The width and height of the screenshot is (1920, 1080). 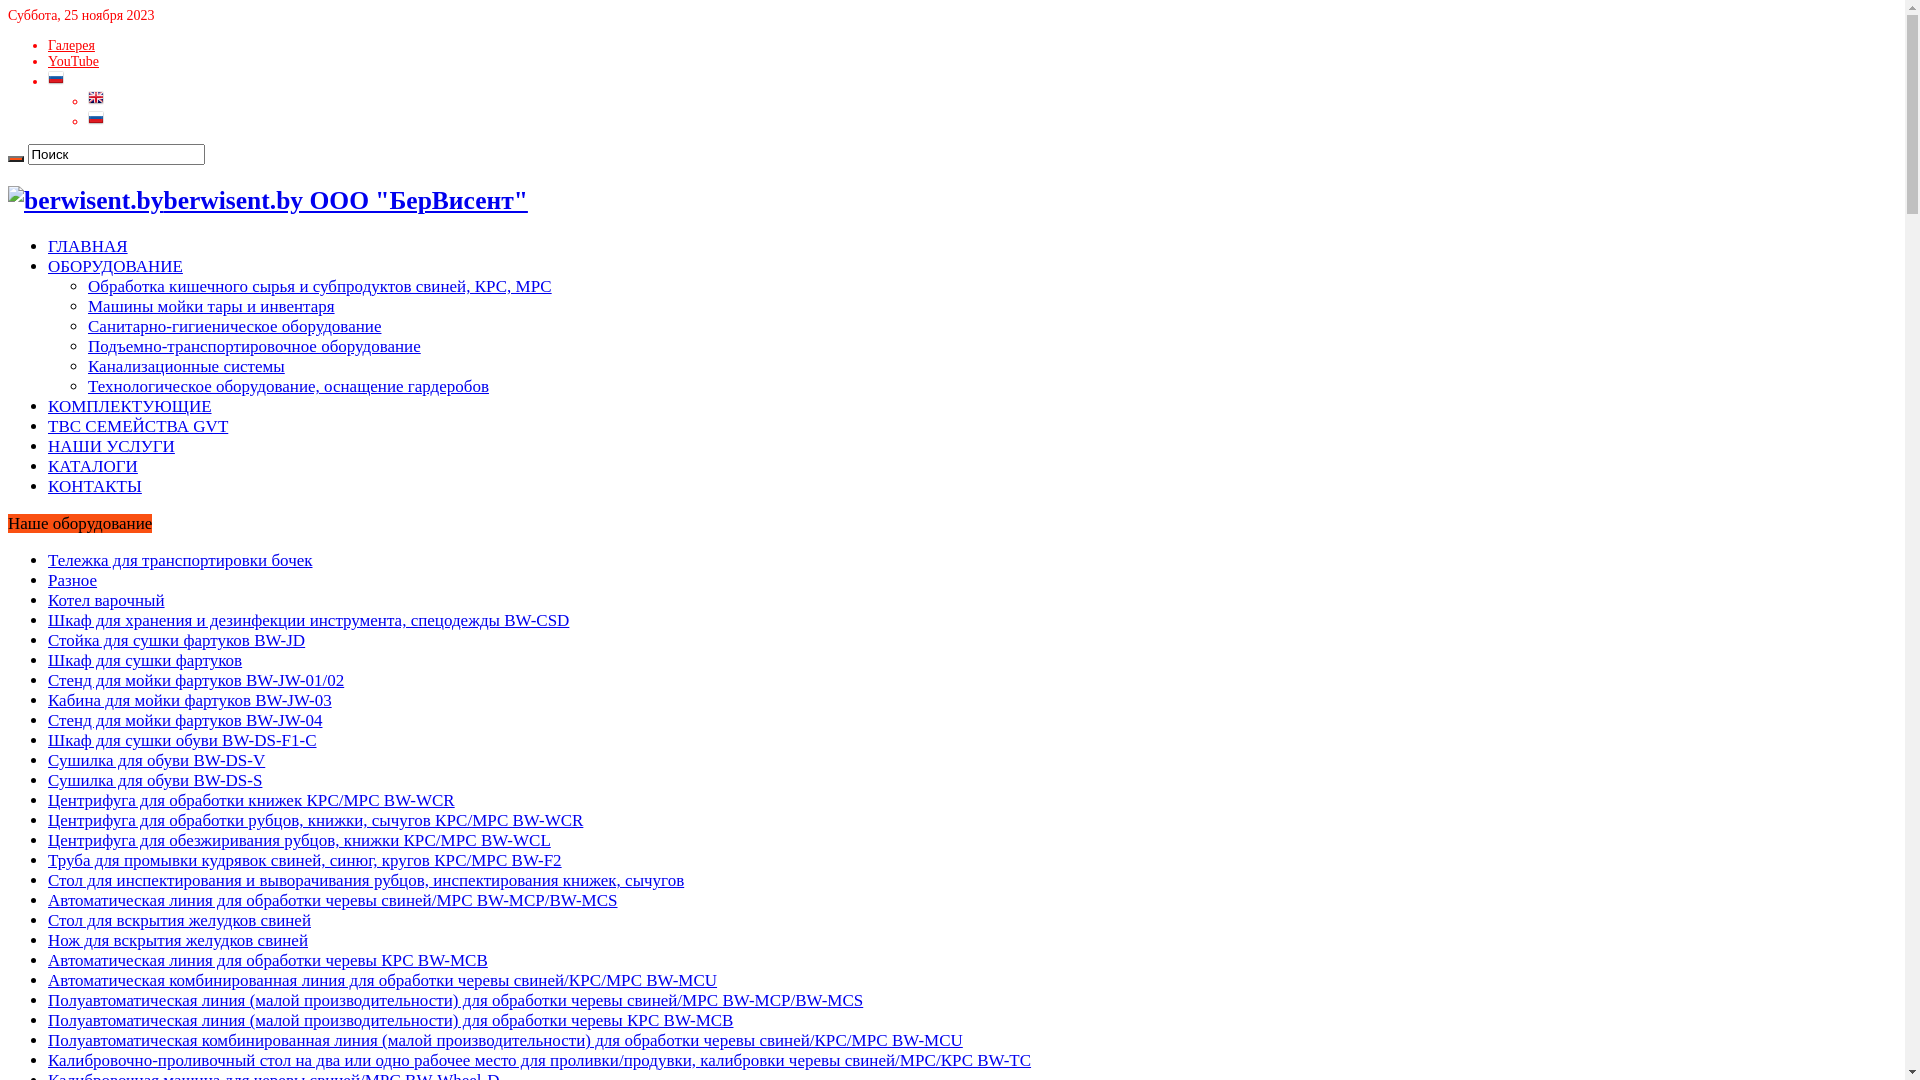 What do you see at coordinates (73, 60) in the screenshot?
I see `'YouTube'` at bounding box center [73, 60].